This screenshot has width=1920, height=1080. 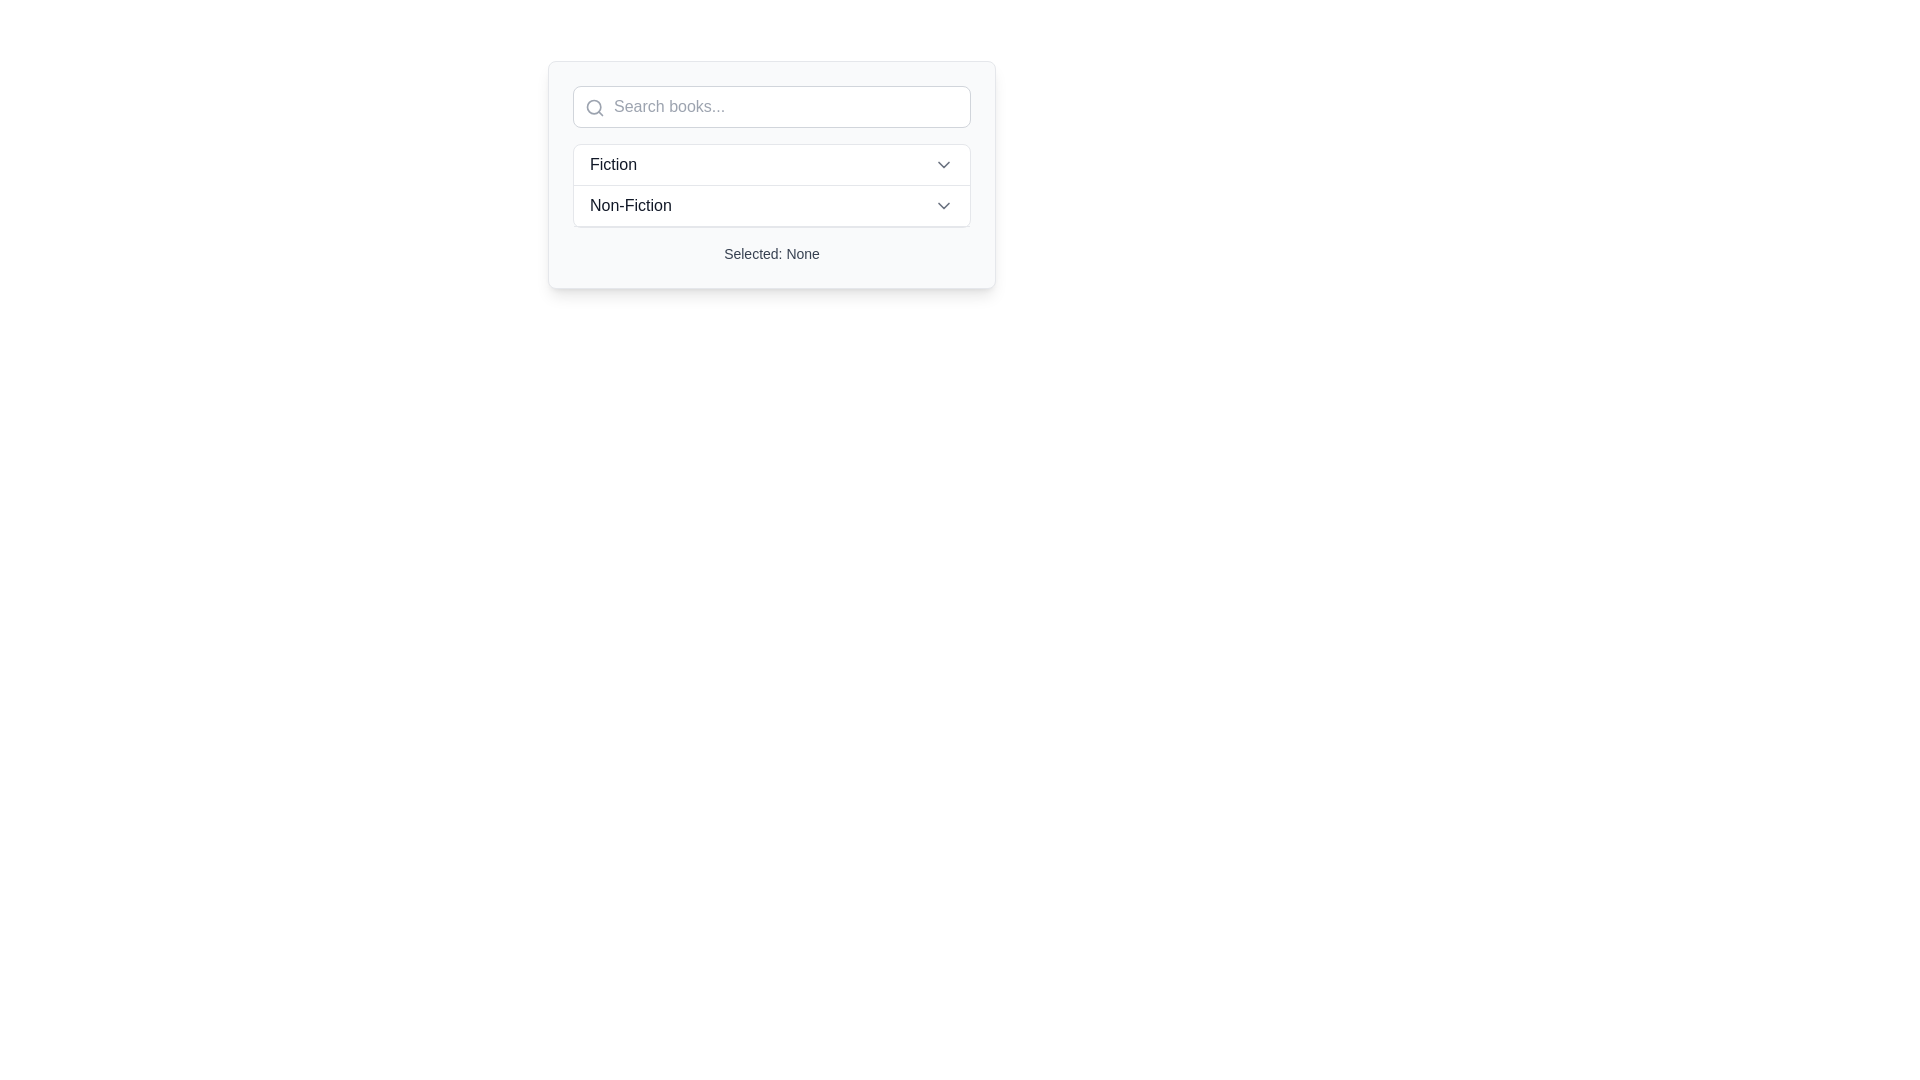 What do you see at coordinates (771, 185) in the screenshot?
I see `the Dropdown menu containing 'Fiction' and 'Non-Fiction' options` at bounding box center [771, 185].